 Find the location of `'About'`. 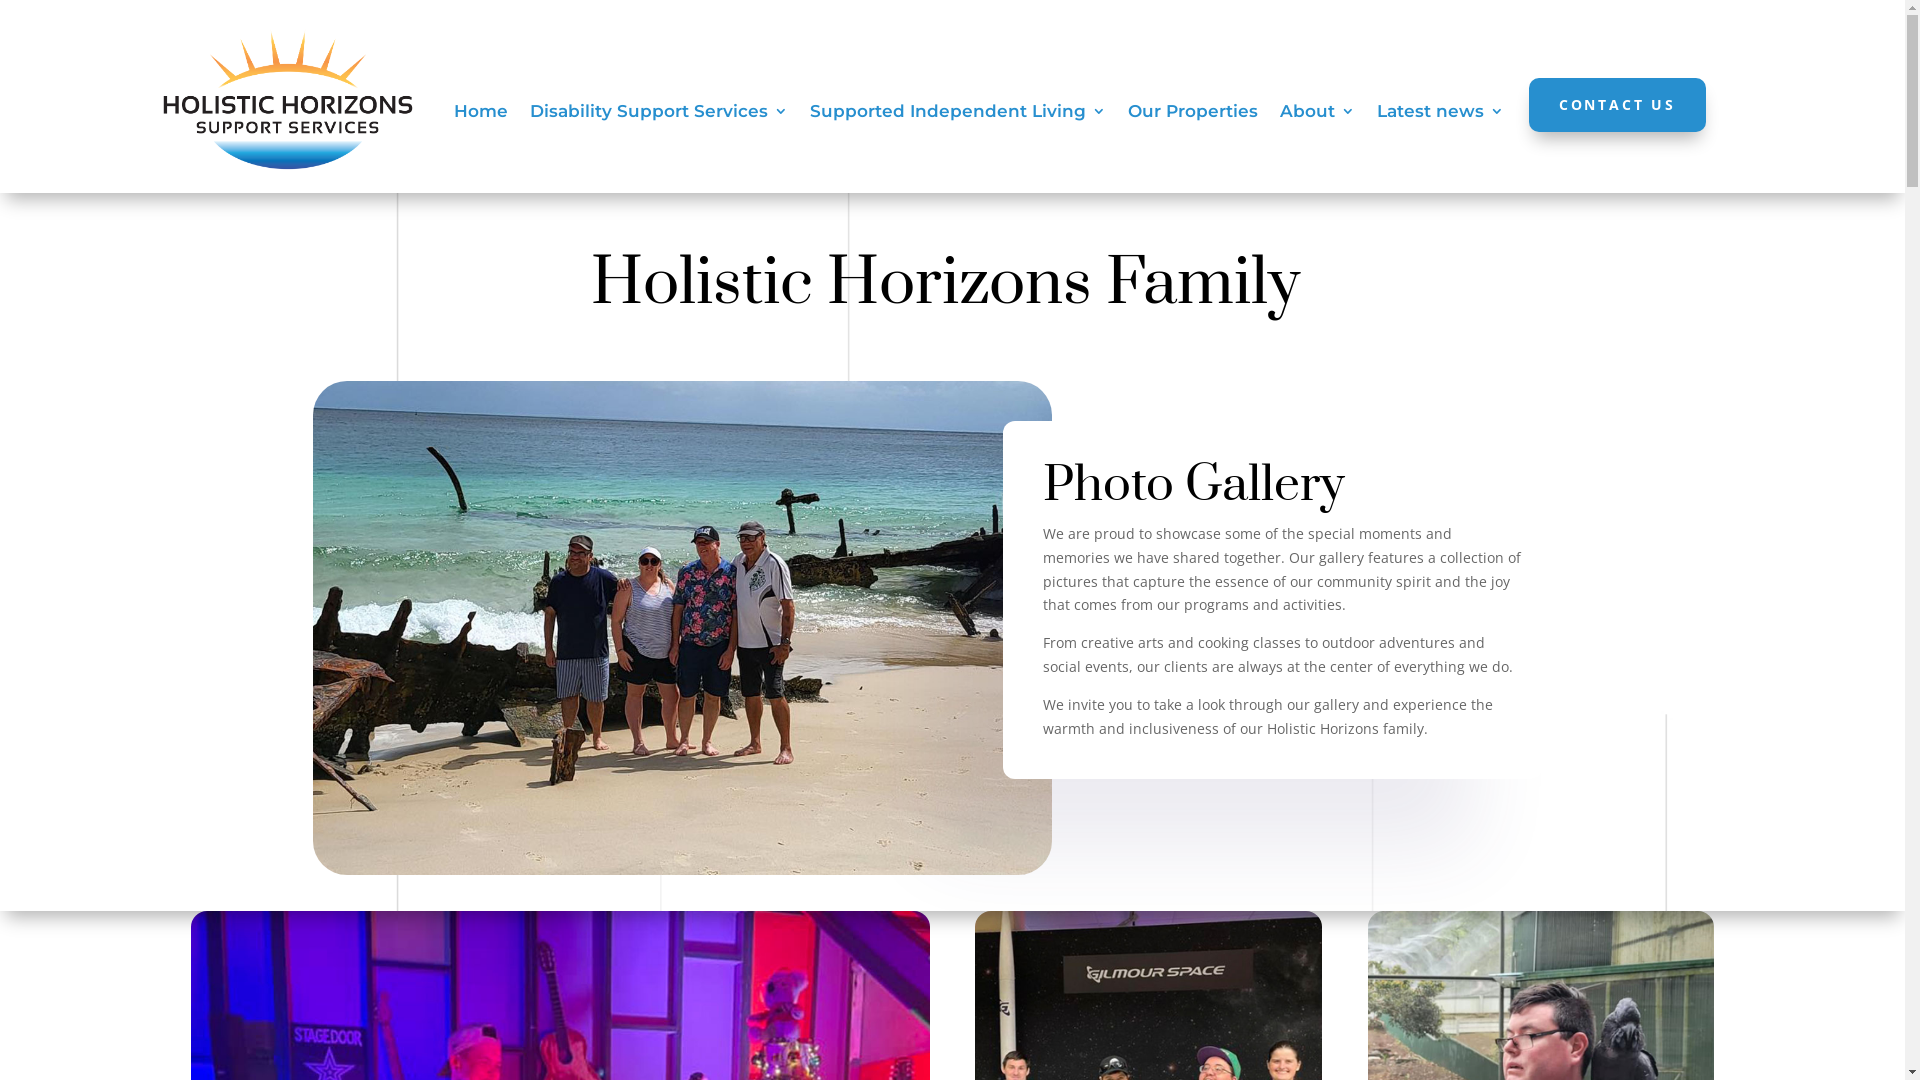

'About' is located at coordinates (1280, 115).